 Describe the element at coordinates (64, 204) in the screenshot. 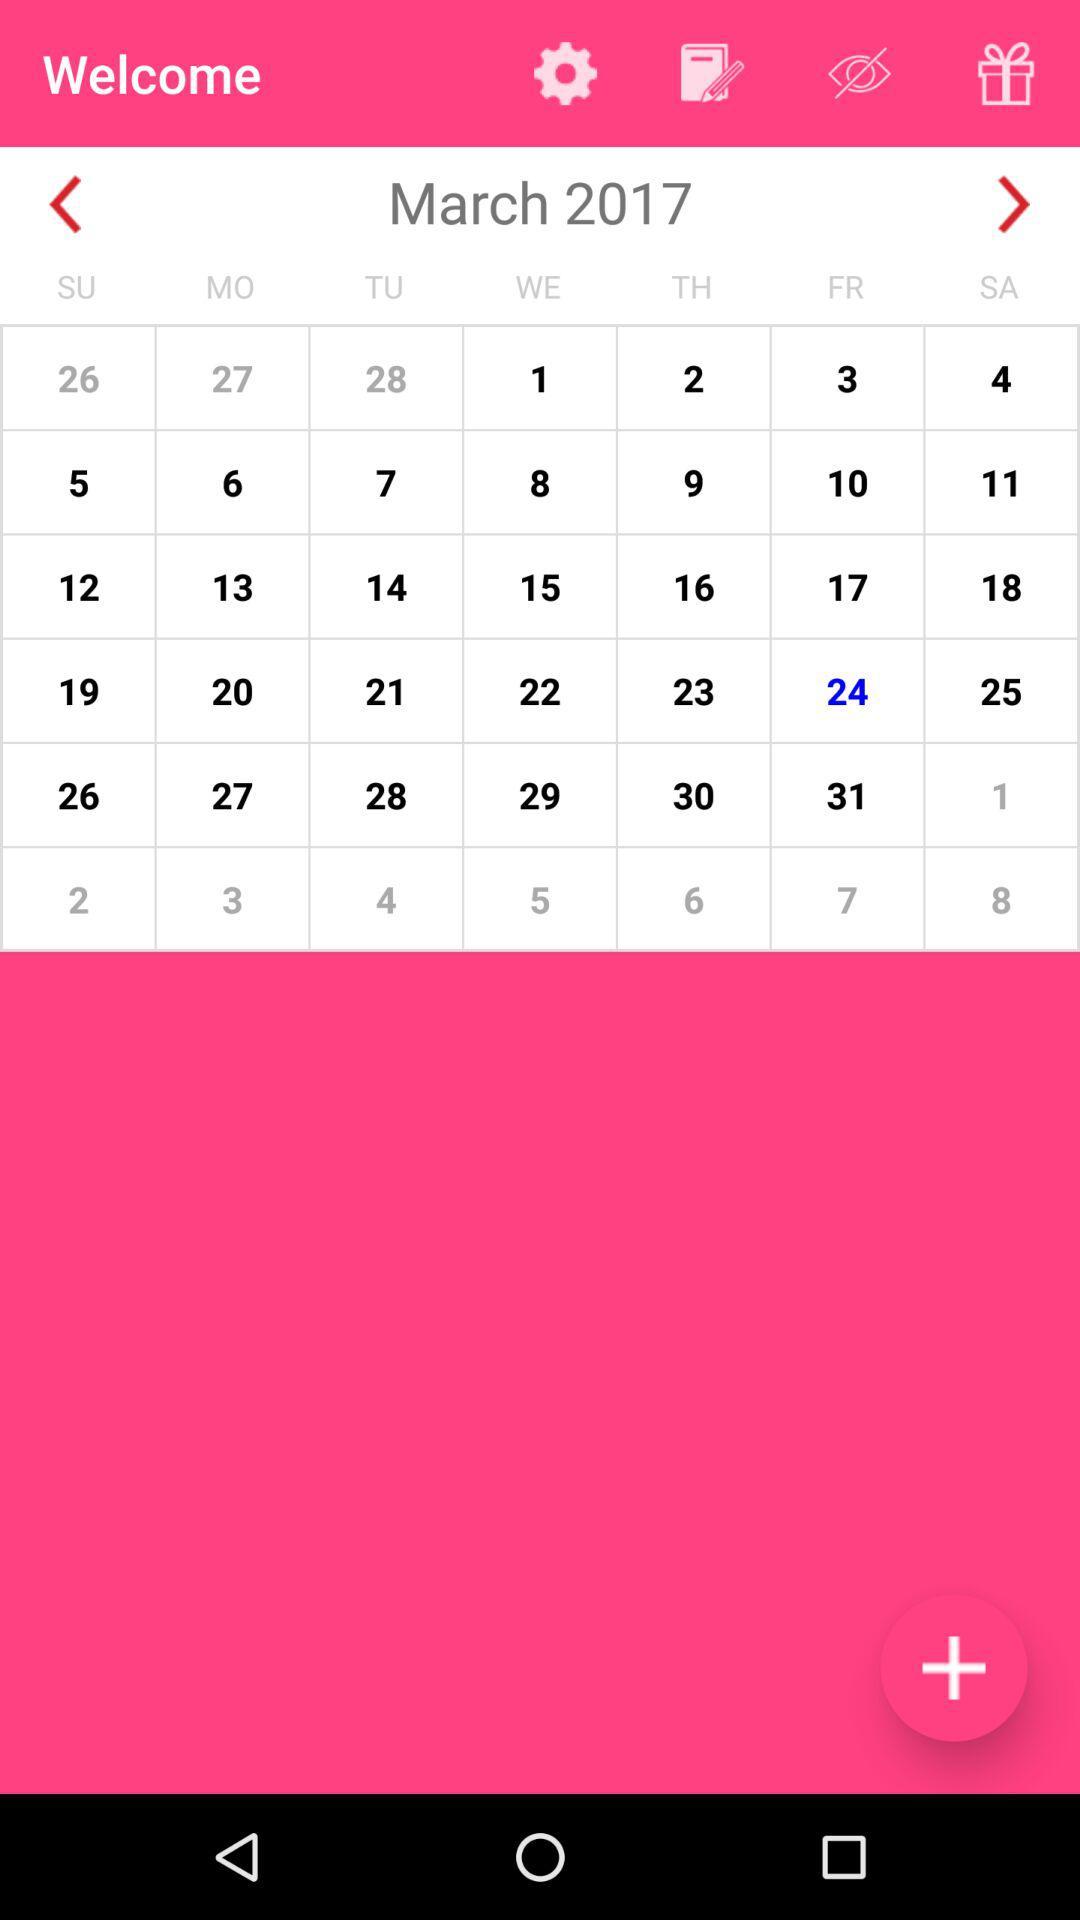

I see `the previous month` at that location.